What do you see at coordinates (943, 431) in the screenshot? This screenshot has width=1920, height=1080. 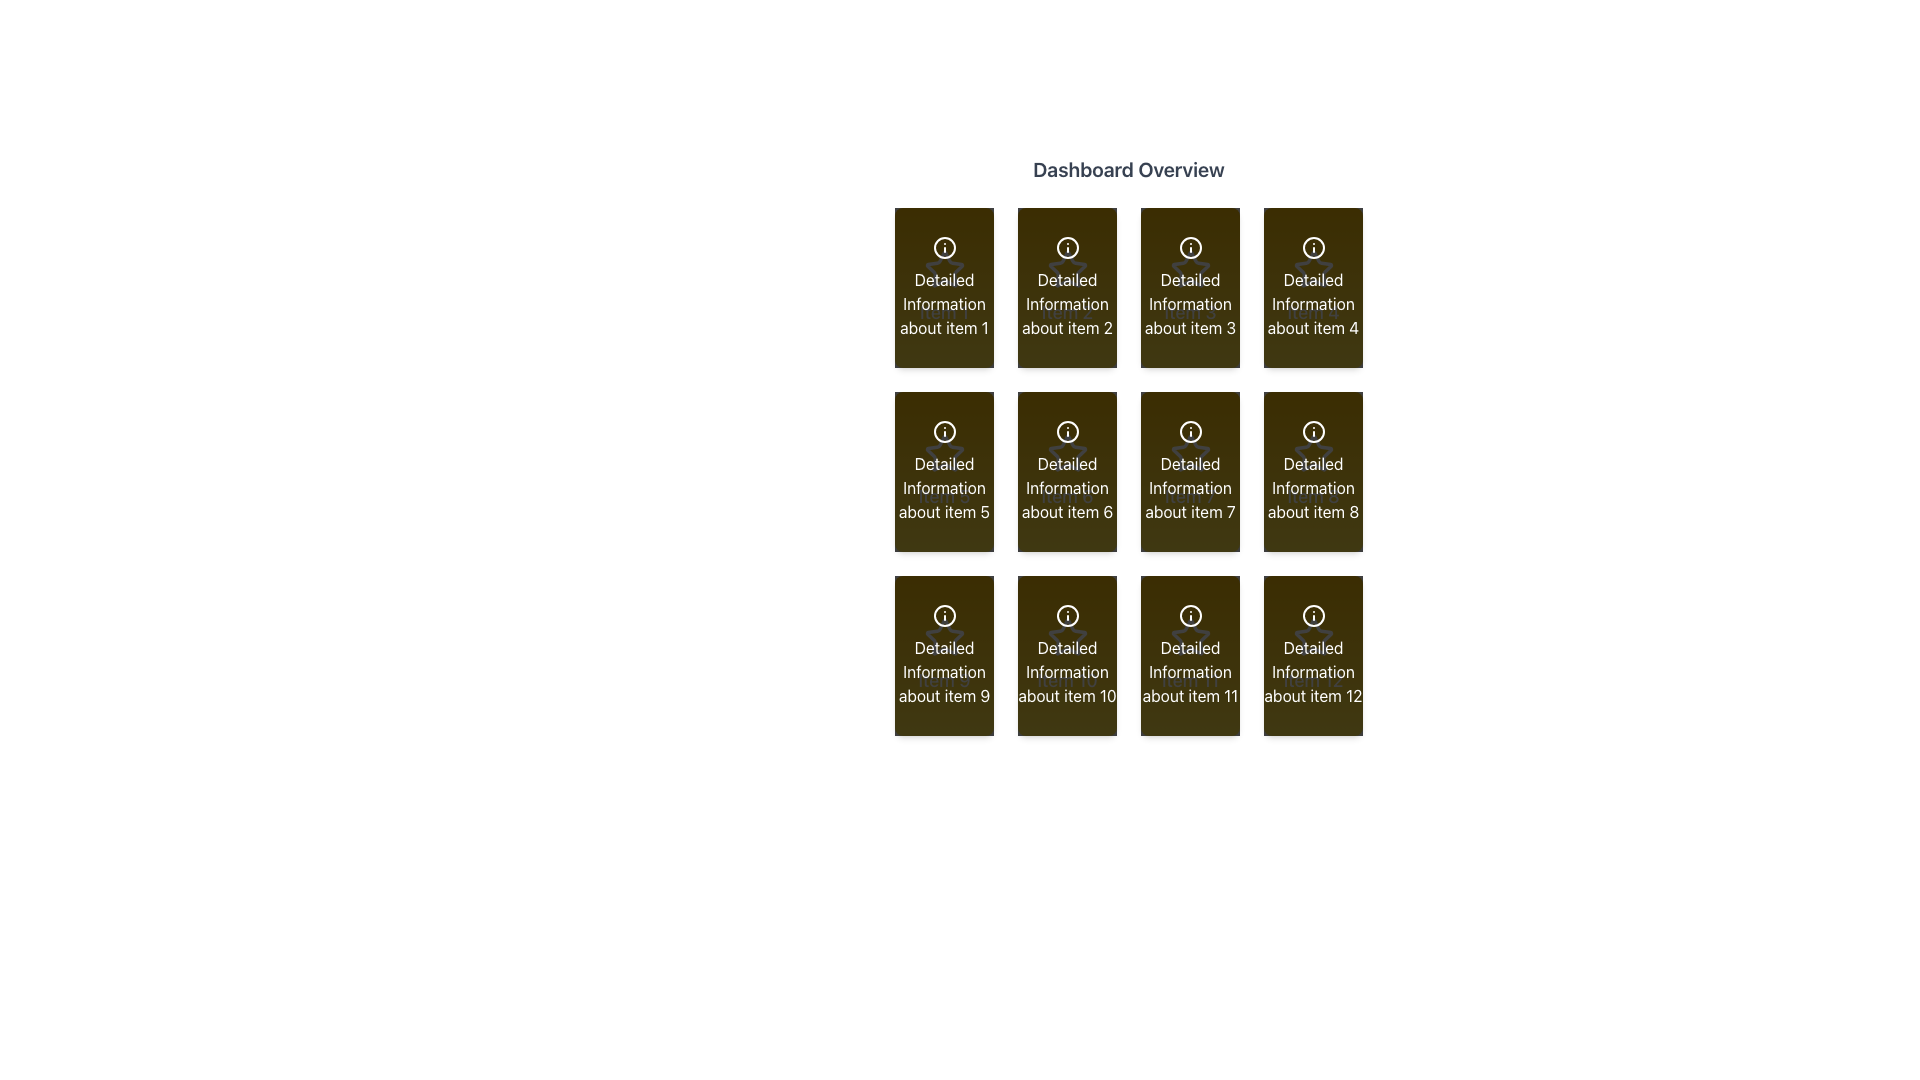 I see `the information icon, characterized by a circular outline enclosing a lowercase 'i', located in the first column of the middle row in a grid layout` at bounding box center [943, 431].